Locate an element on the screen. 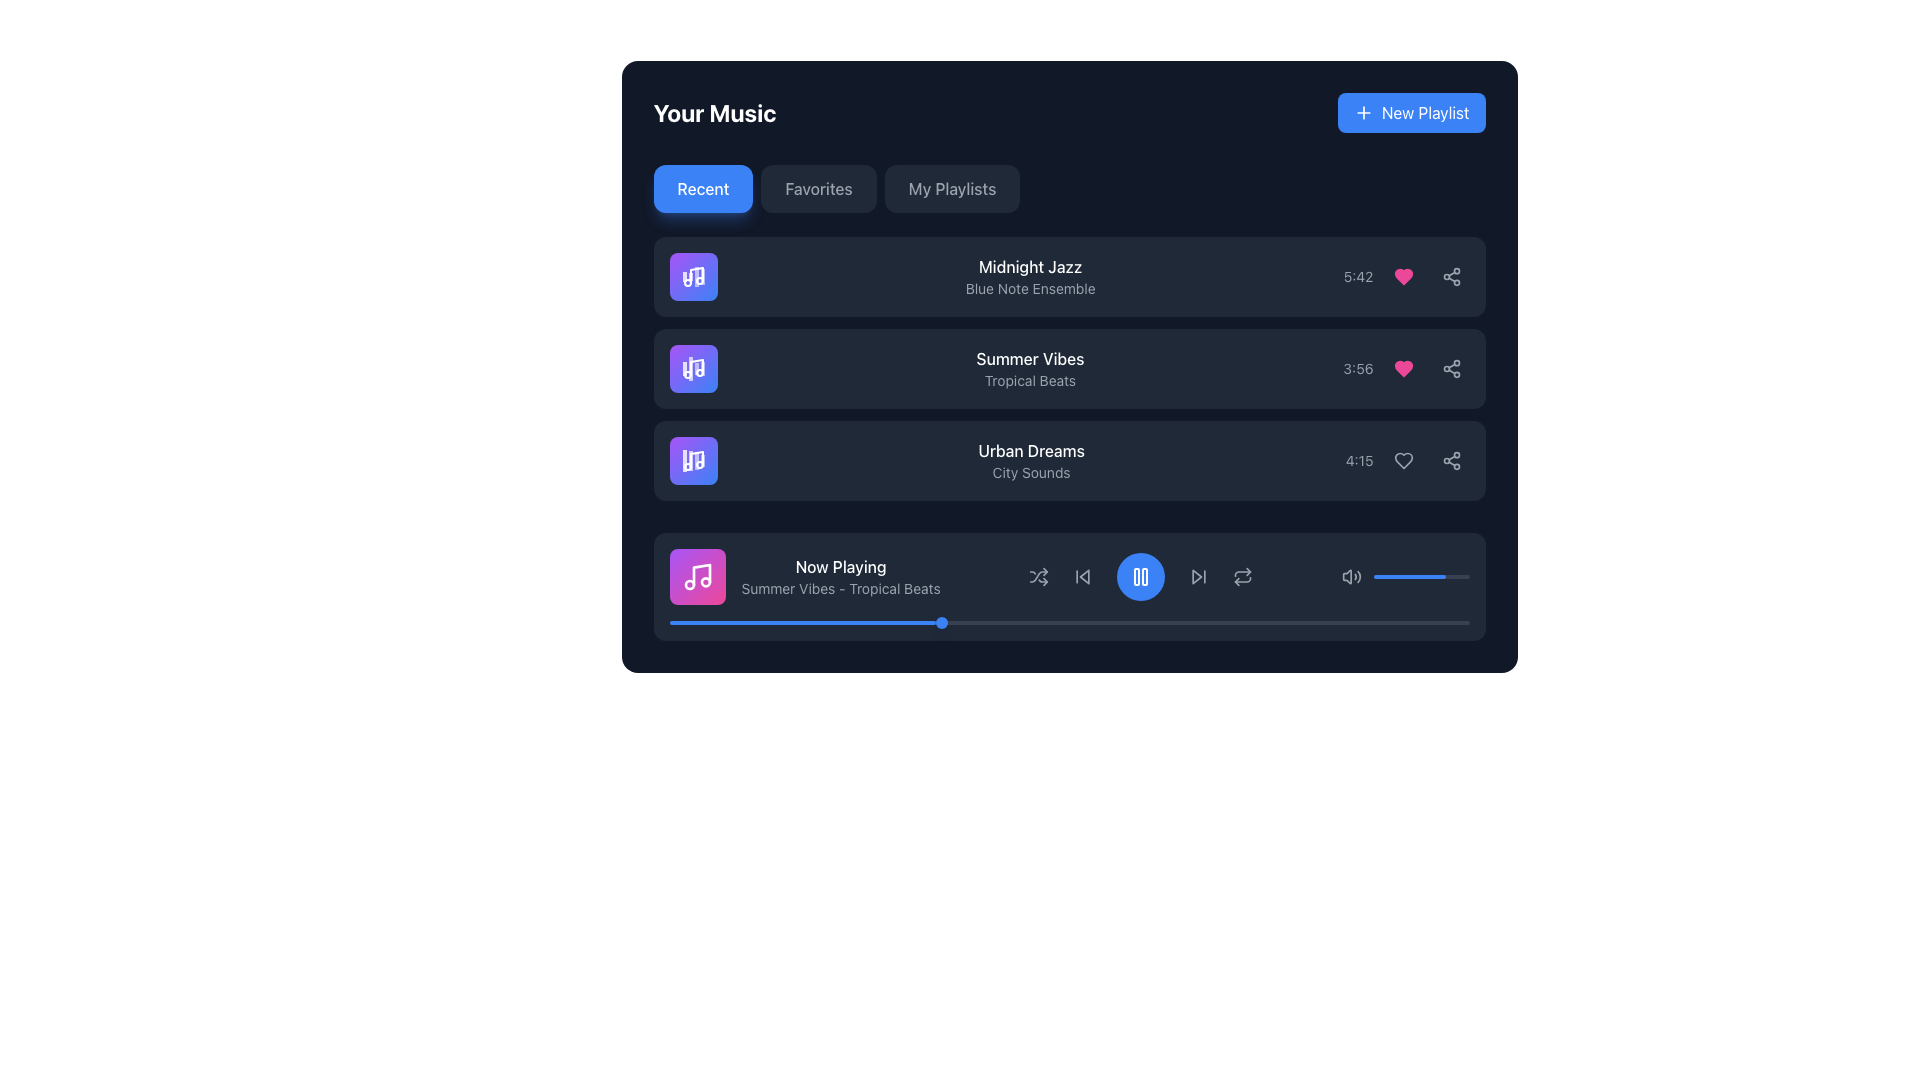 This screenshot has width=1920, height=1080. the text label of the music track located in the second row, between 'Midnight Jazz' and 'Urban Dreams' is located at coordinates (1030, 369).